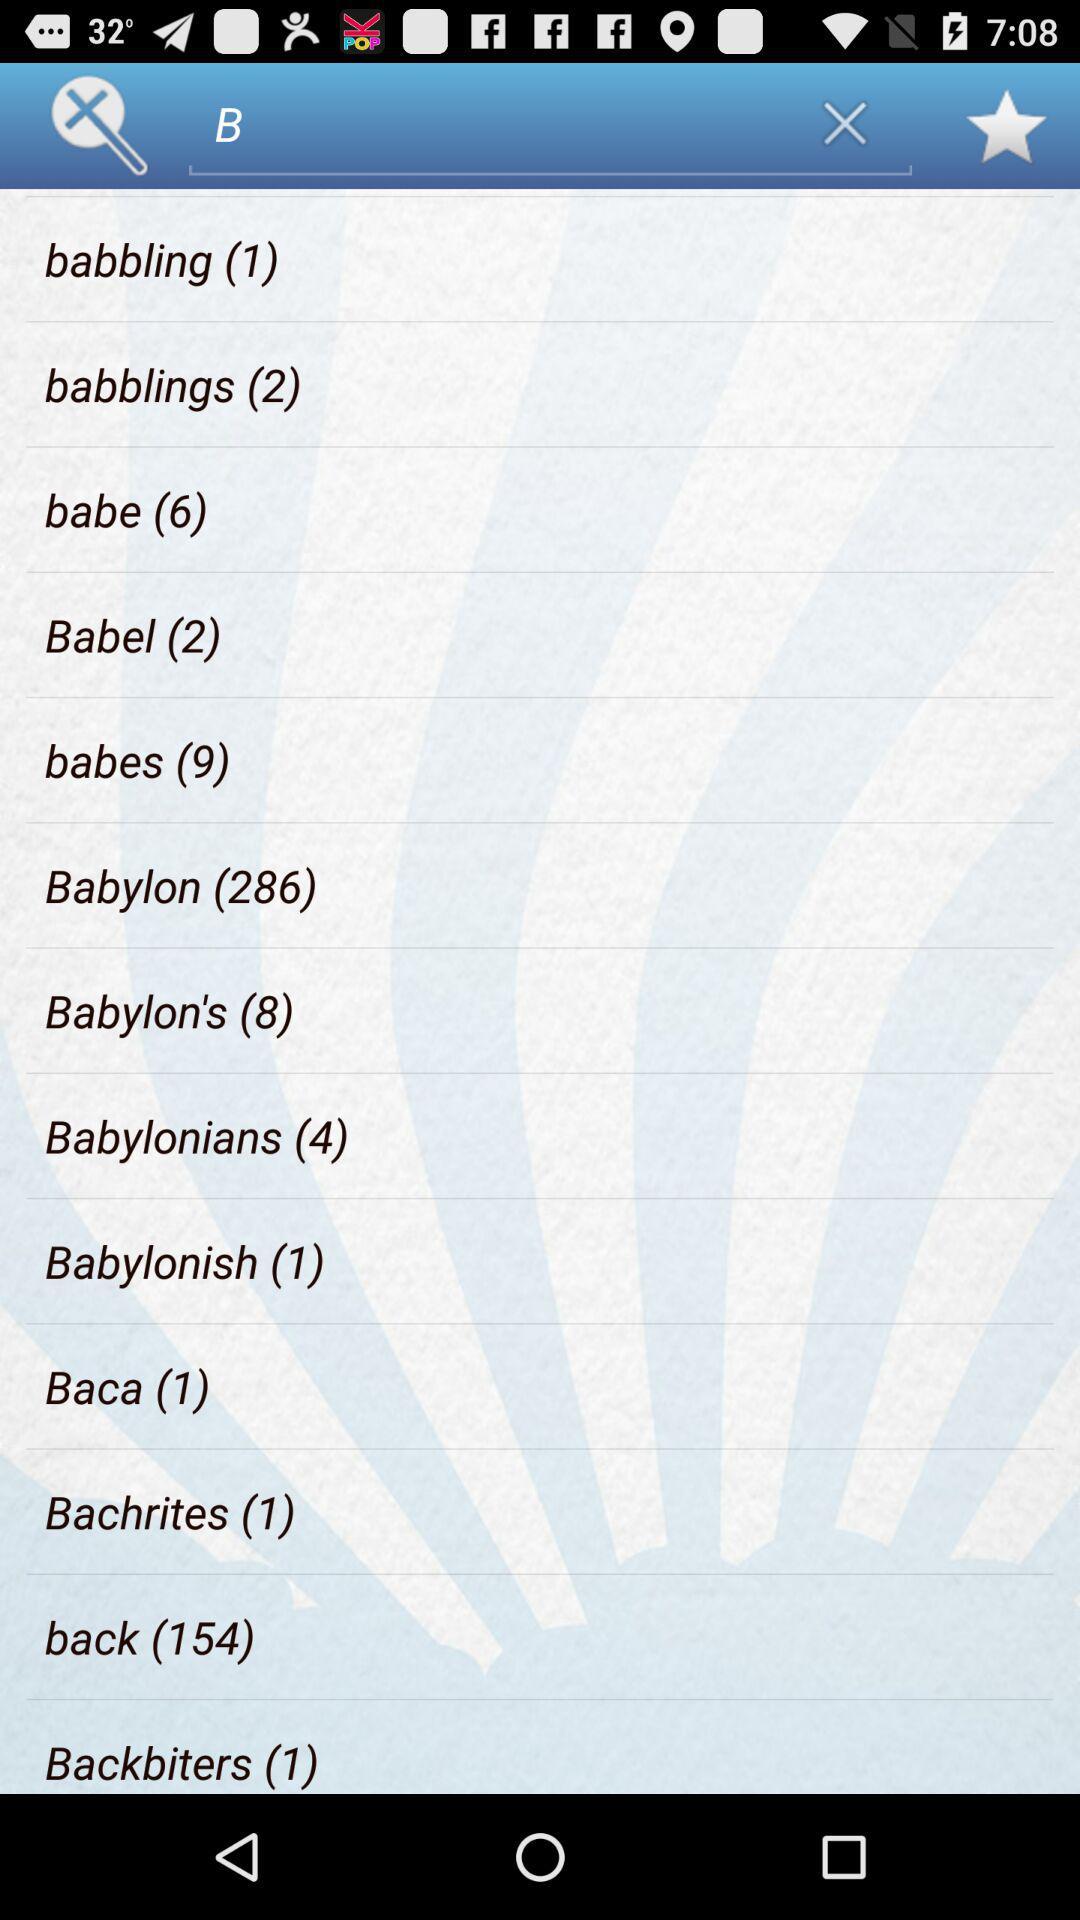  I want to click on babylonians (4), so click(197, 1135).